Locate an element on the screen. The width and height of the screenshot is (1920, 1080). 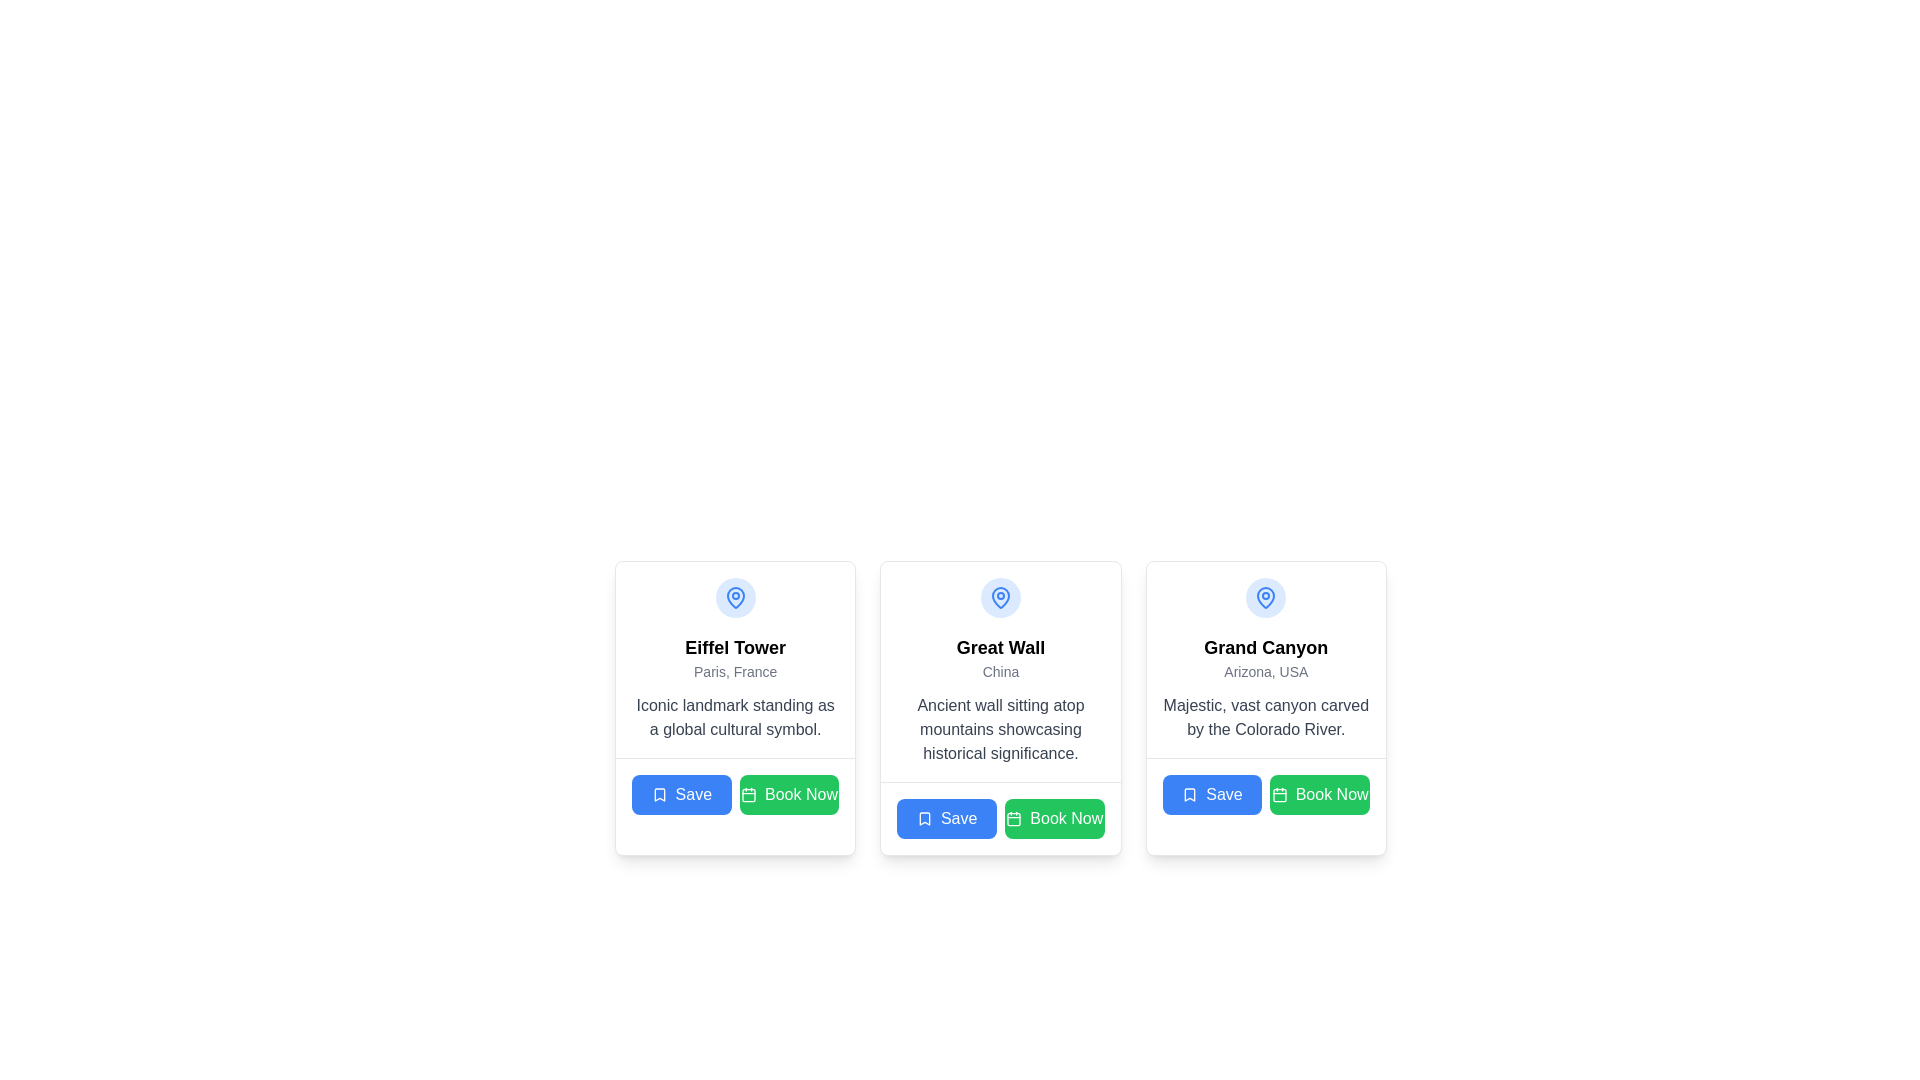
text label displaying 'Majestic, vast canyon carved by the Colorado River.' which is located in the card titled 'Grand Canyon' in Arizona, USA is located at coordinates (1265, 716).